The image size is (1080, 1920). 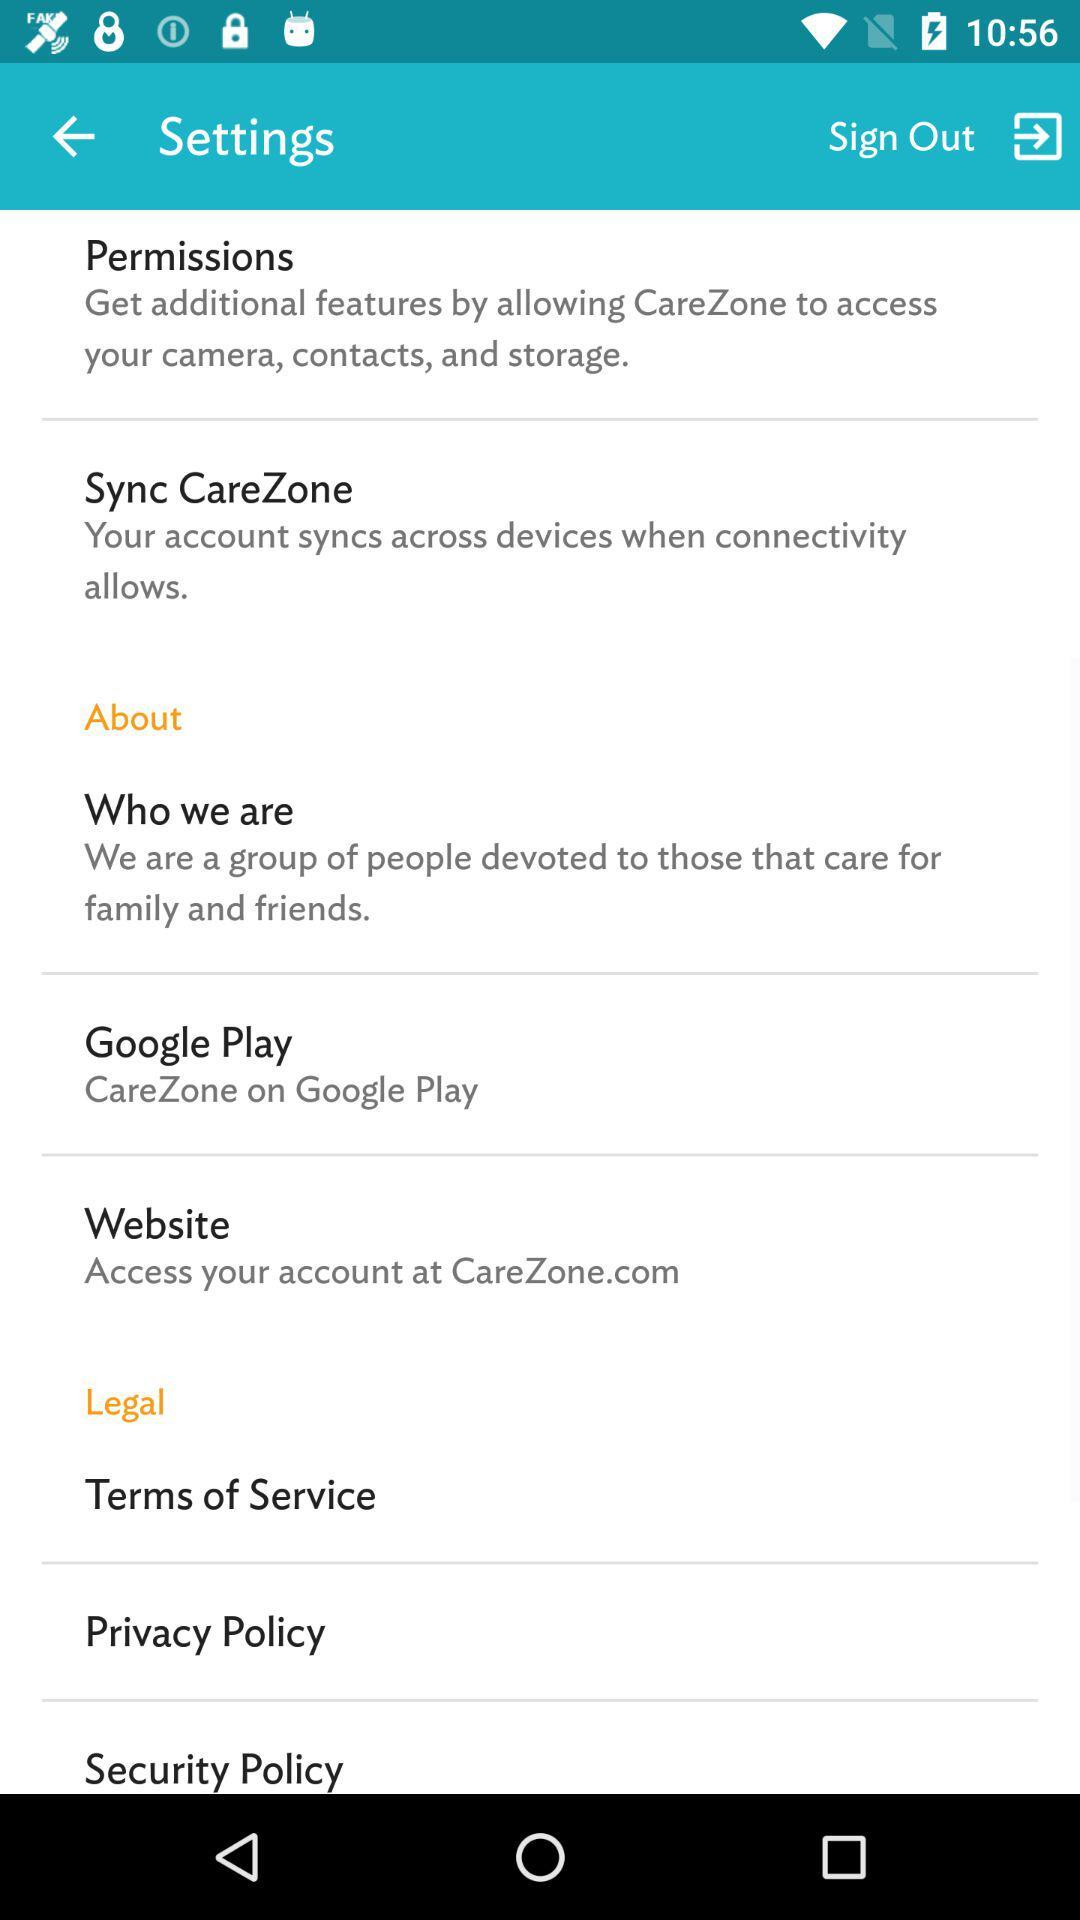 What do you see at coordinates (72, 135) in the screenshot?
I see `the icon above permissions` at bounding box center [72, 135].